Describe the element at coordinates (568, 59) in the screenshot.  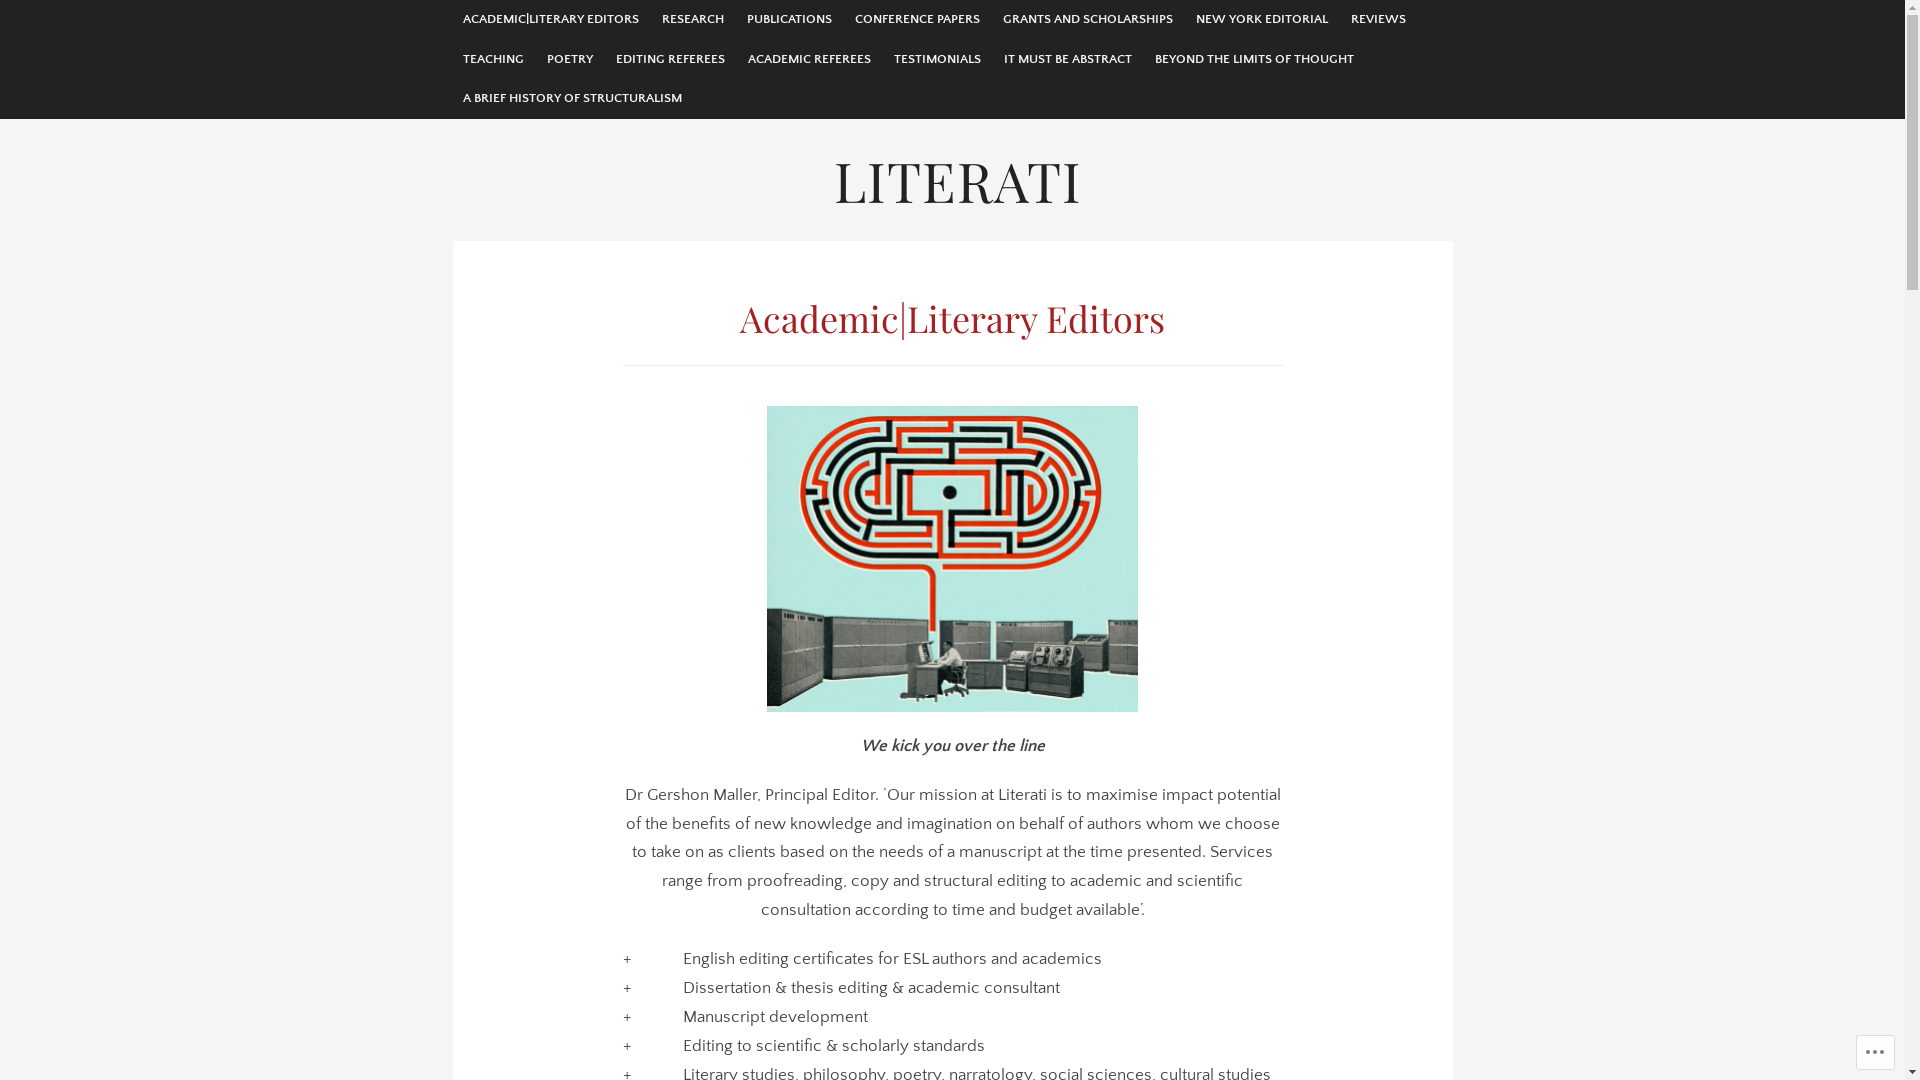
I see `'POETRY'` at that location.